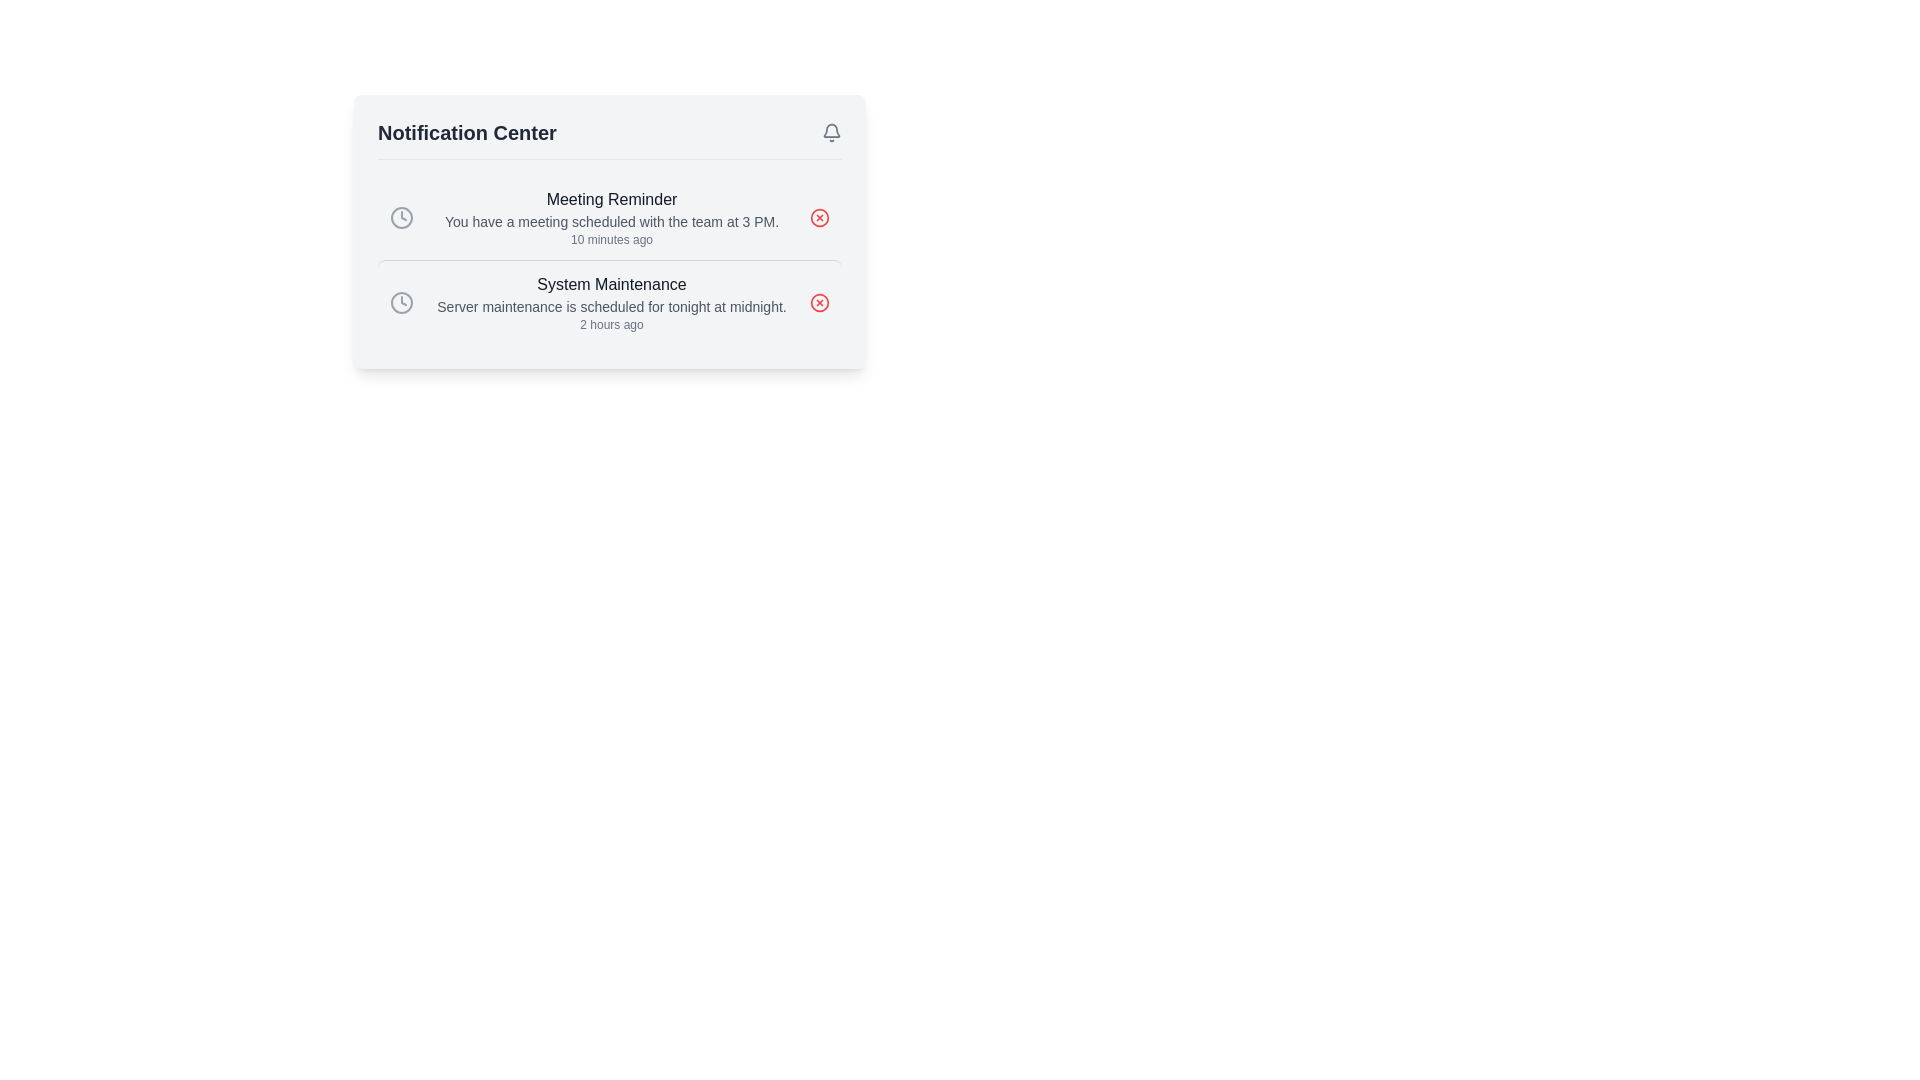  Describe the element at coordinates (610, 238) in the screenshot. I see `the static text element that displays the timestamp for the 'Meeting Reminder' notification, located below the main text about the scheduled meeting` at that location.